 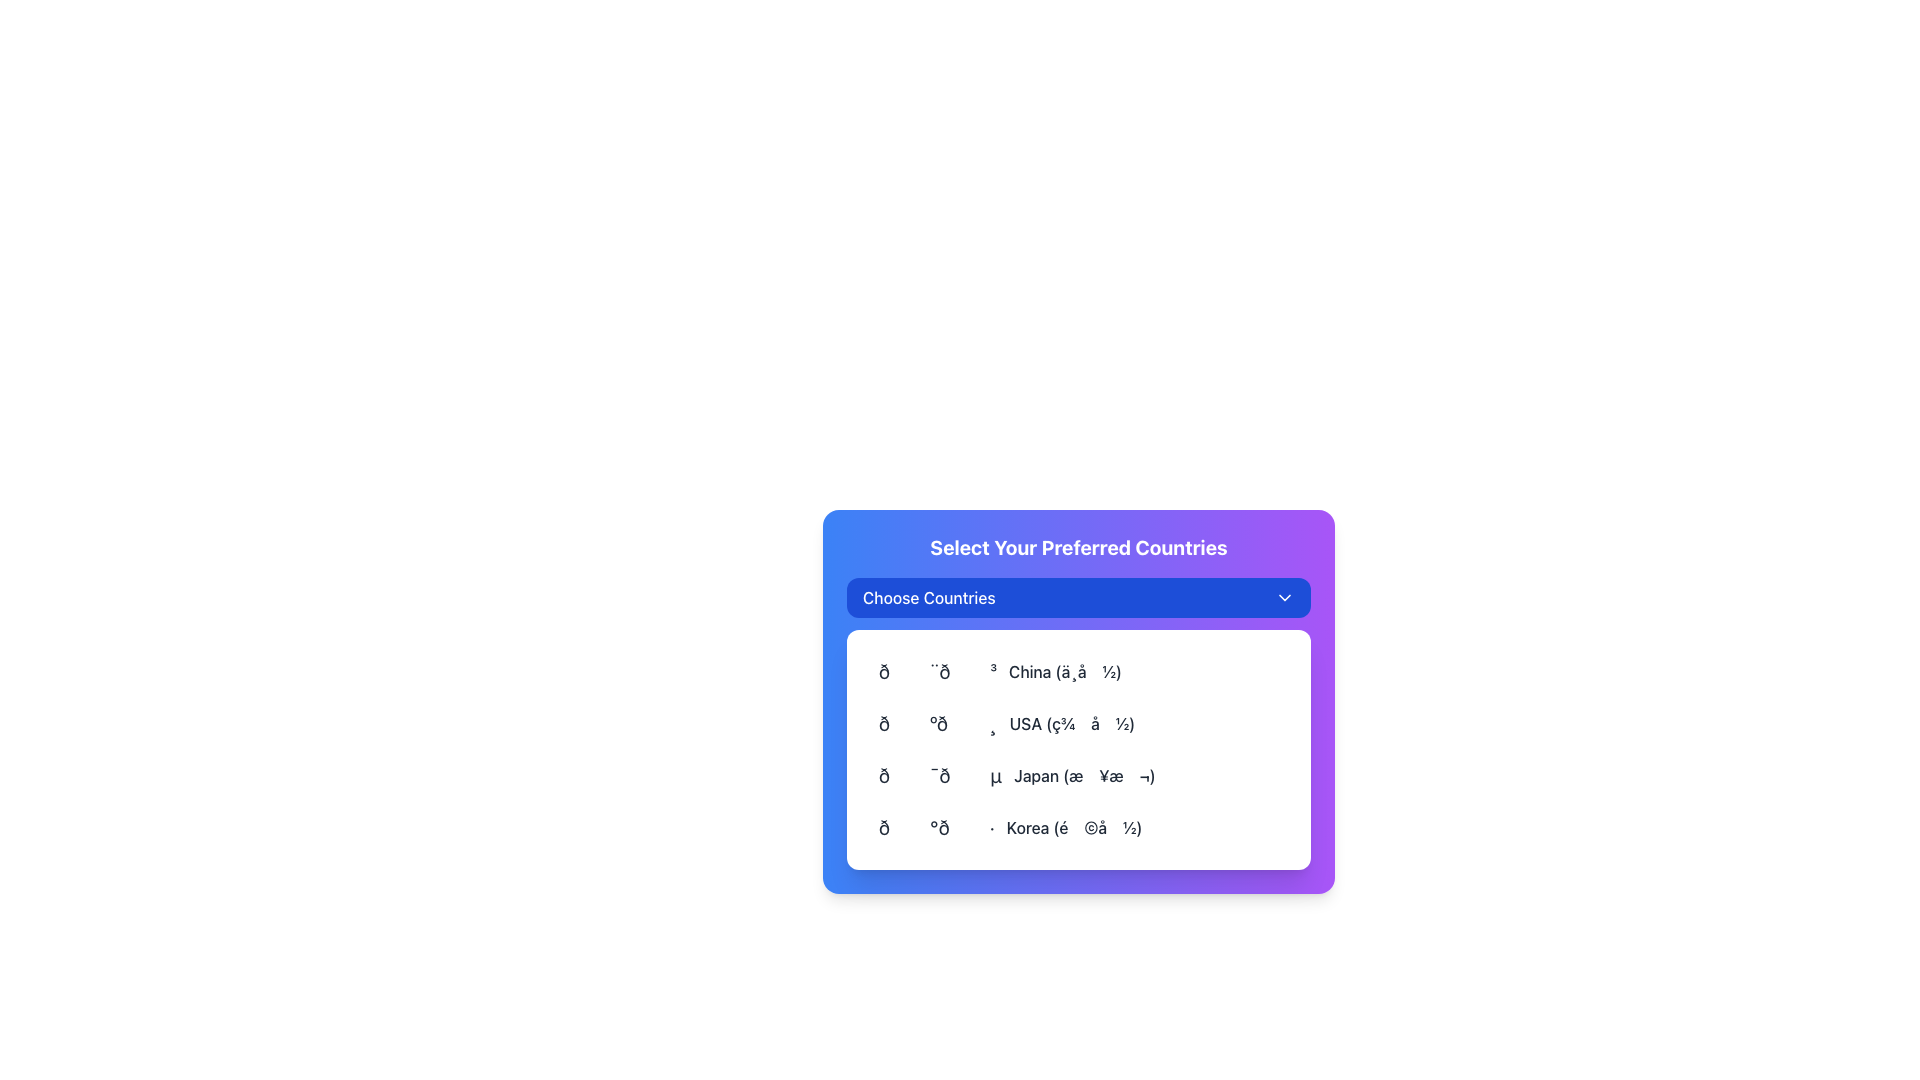 I want to click on the Text Display that shows 'Japan (æ¥æ¬)' in bold font within the dropdown menu list, so click(x=1083, y=774).